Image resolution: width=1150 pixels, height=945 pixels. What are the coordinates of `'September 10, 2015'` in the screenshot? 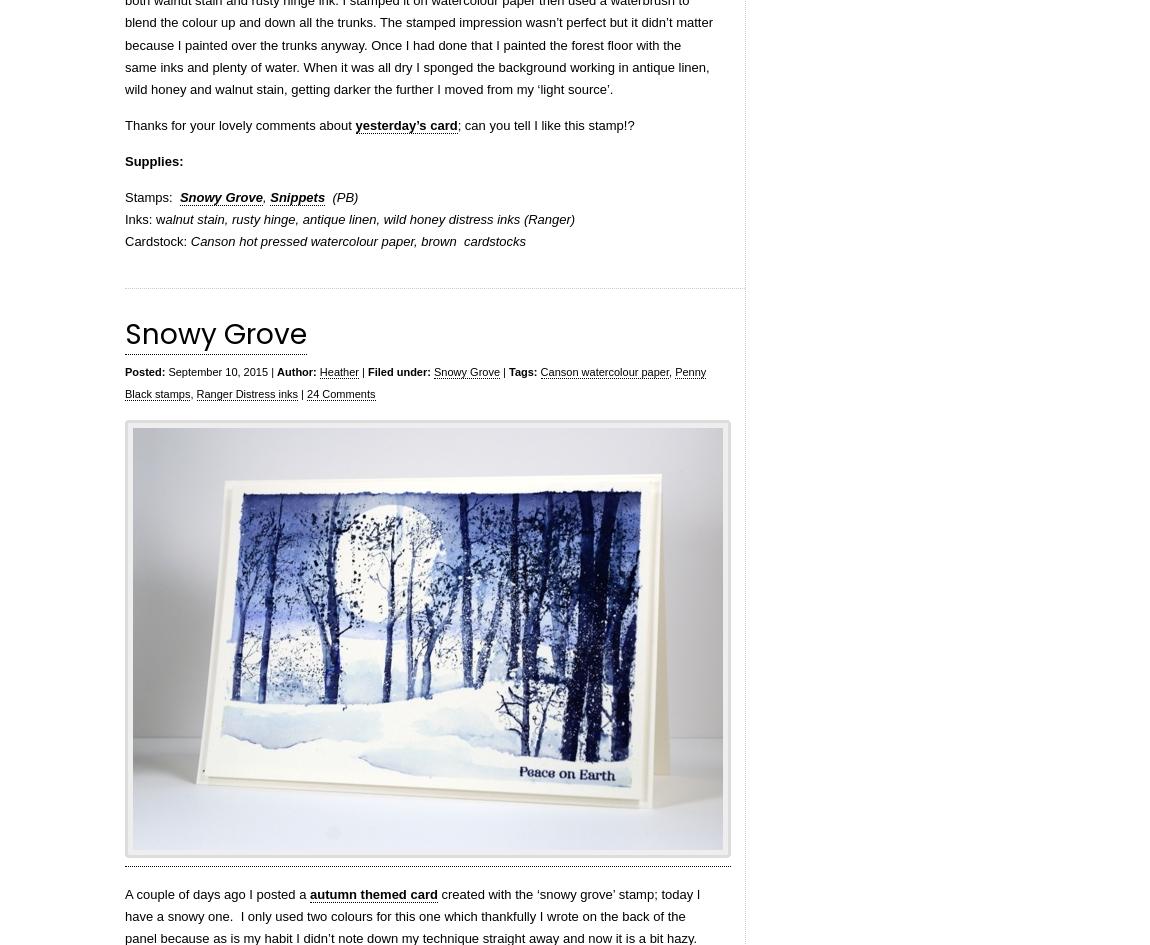 It's located at (215, 371).